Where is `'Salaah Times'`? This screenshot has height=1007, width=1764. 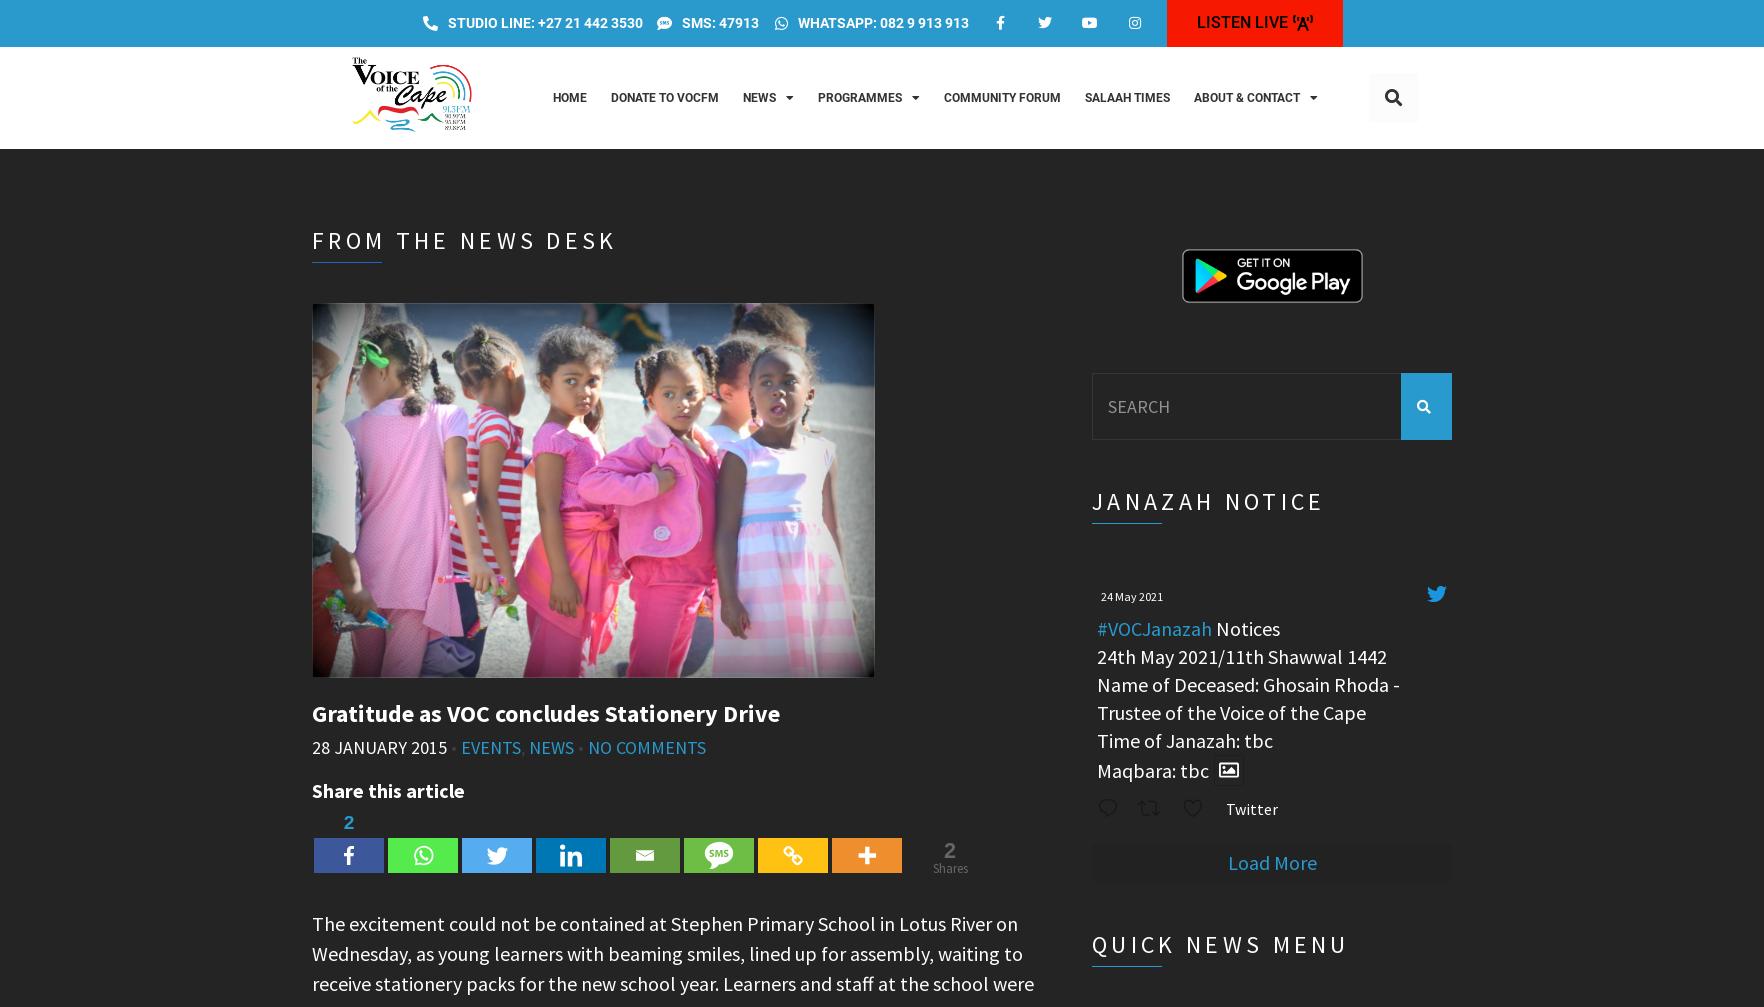 'Salaah Times' is located at coordinates (1127, 96).